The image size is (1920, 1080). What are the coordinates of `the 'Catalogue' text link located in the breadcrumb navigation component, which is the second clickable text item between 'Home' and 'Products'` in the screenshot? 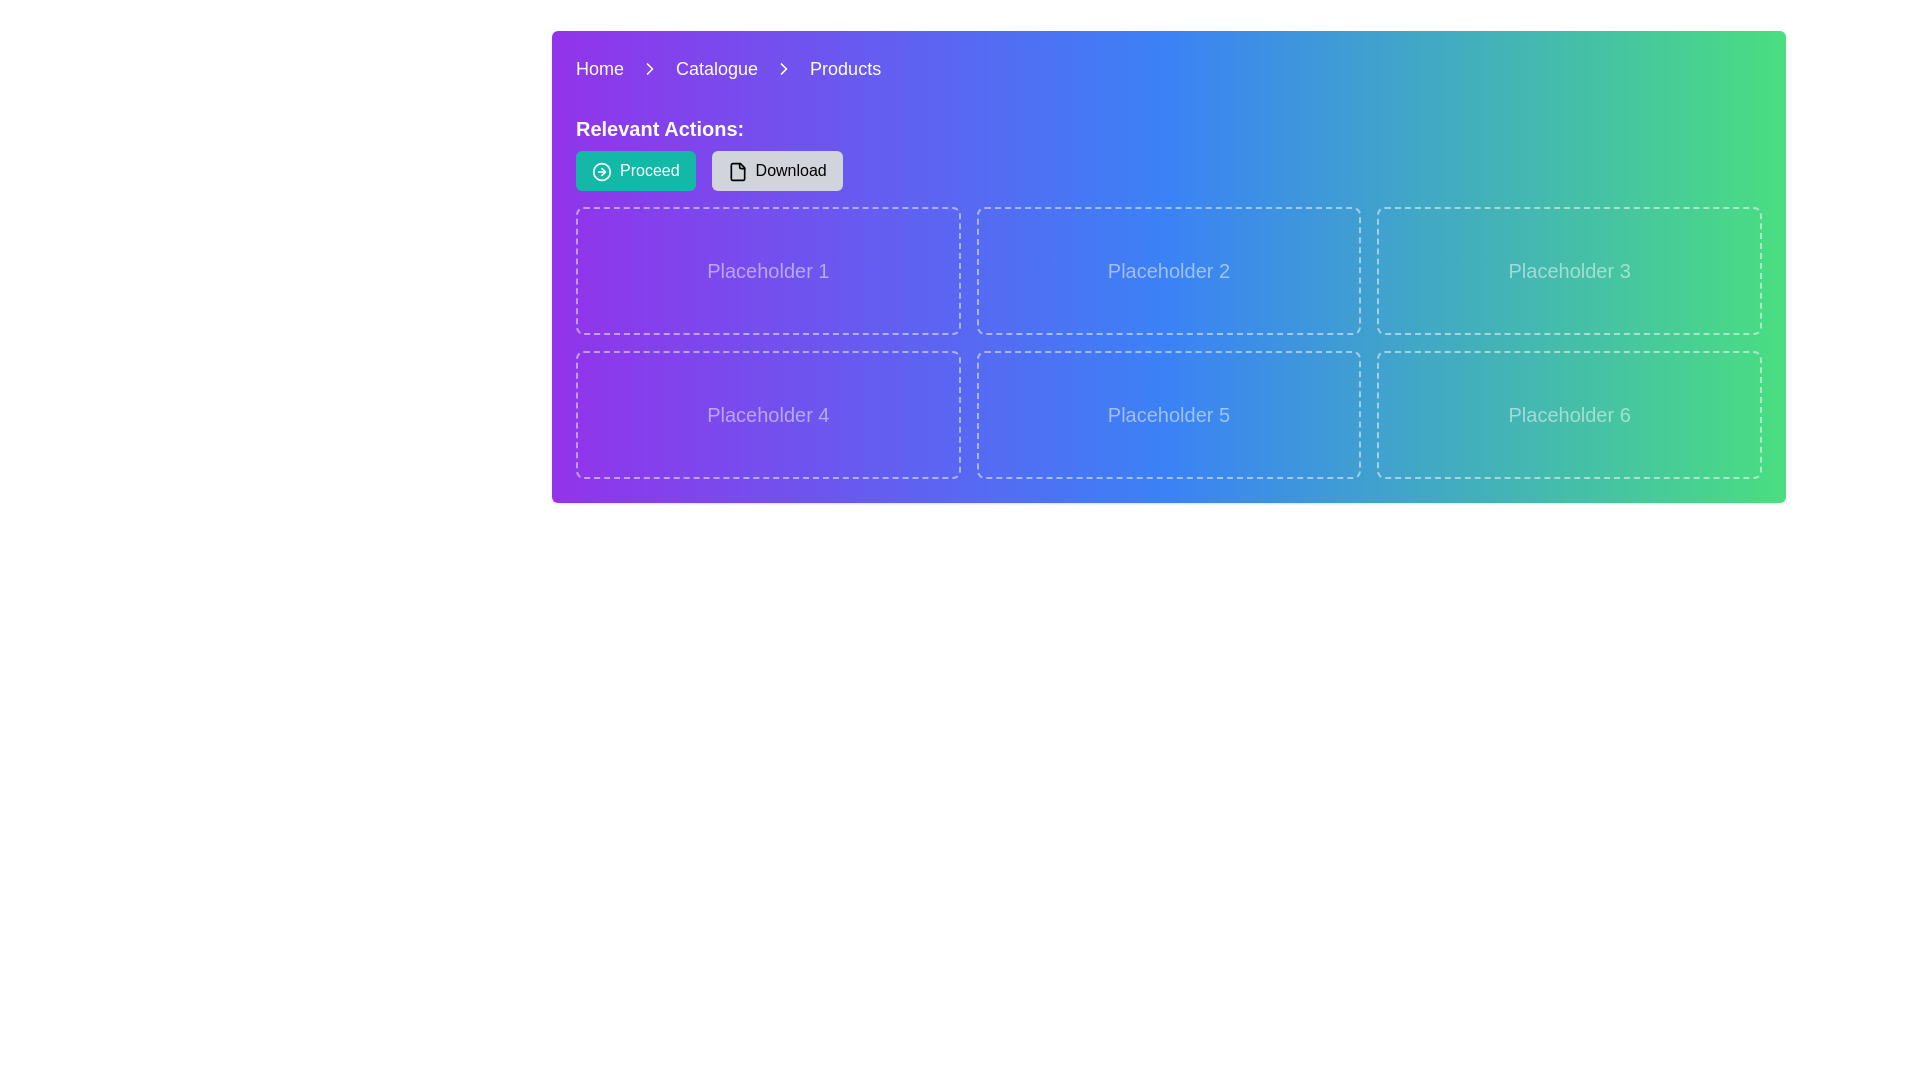 It's located at (717, 68).